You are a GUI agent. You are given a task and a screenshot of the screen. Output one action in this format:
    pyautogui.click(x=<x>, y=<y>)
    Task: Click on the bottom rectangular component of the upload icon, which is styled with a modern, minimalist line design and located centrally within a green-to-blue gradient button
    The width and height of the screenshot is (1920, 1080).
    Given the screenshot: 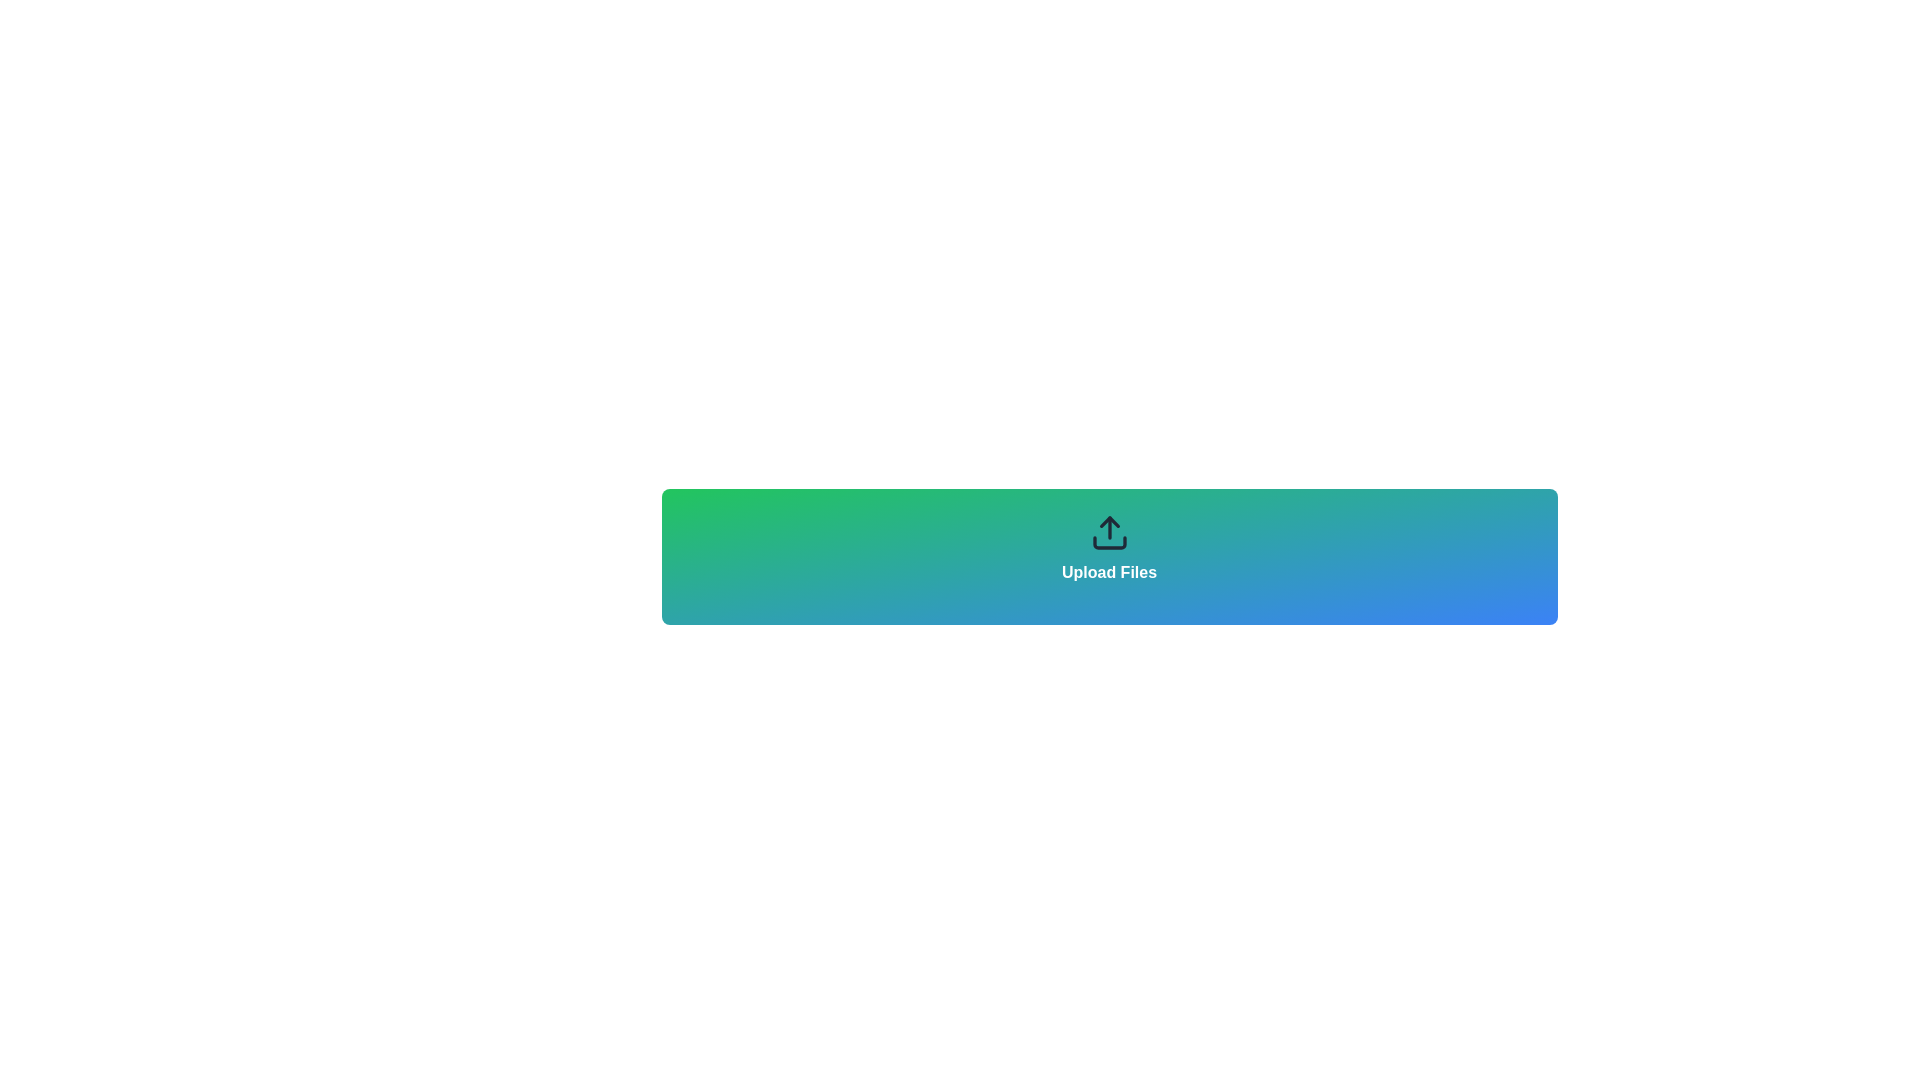 What is the action you would take?
    pyautogui.click(x=1108, y=543)
    